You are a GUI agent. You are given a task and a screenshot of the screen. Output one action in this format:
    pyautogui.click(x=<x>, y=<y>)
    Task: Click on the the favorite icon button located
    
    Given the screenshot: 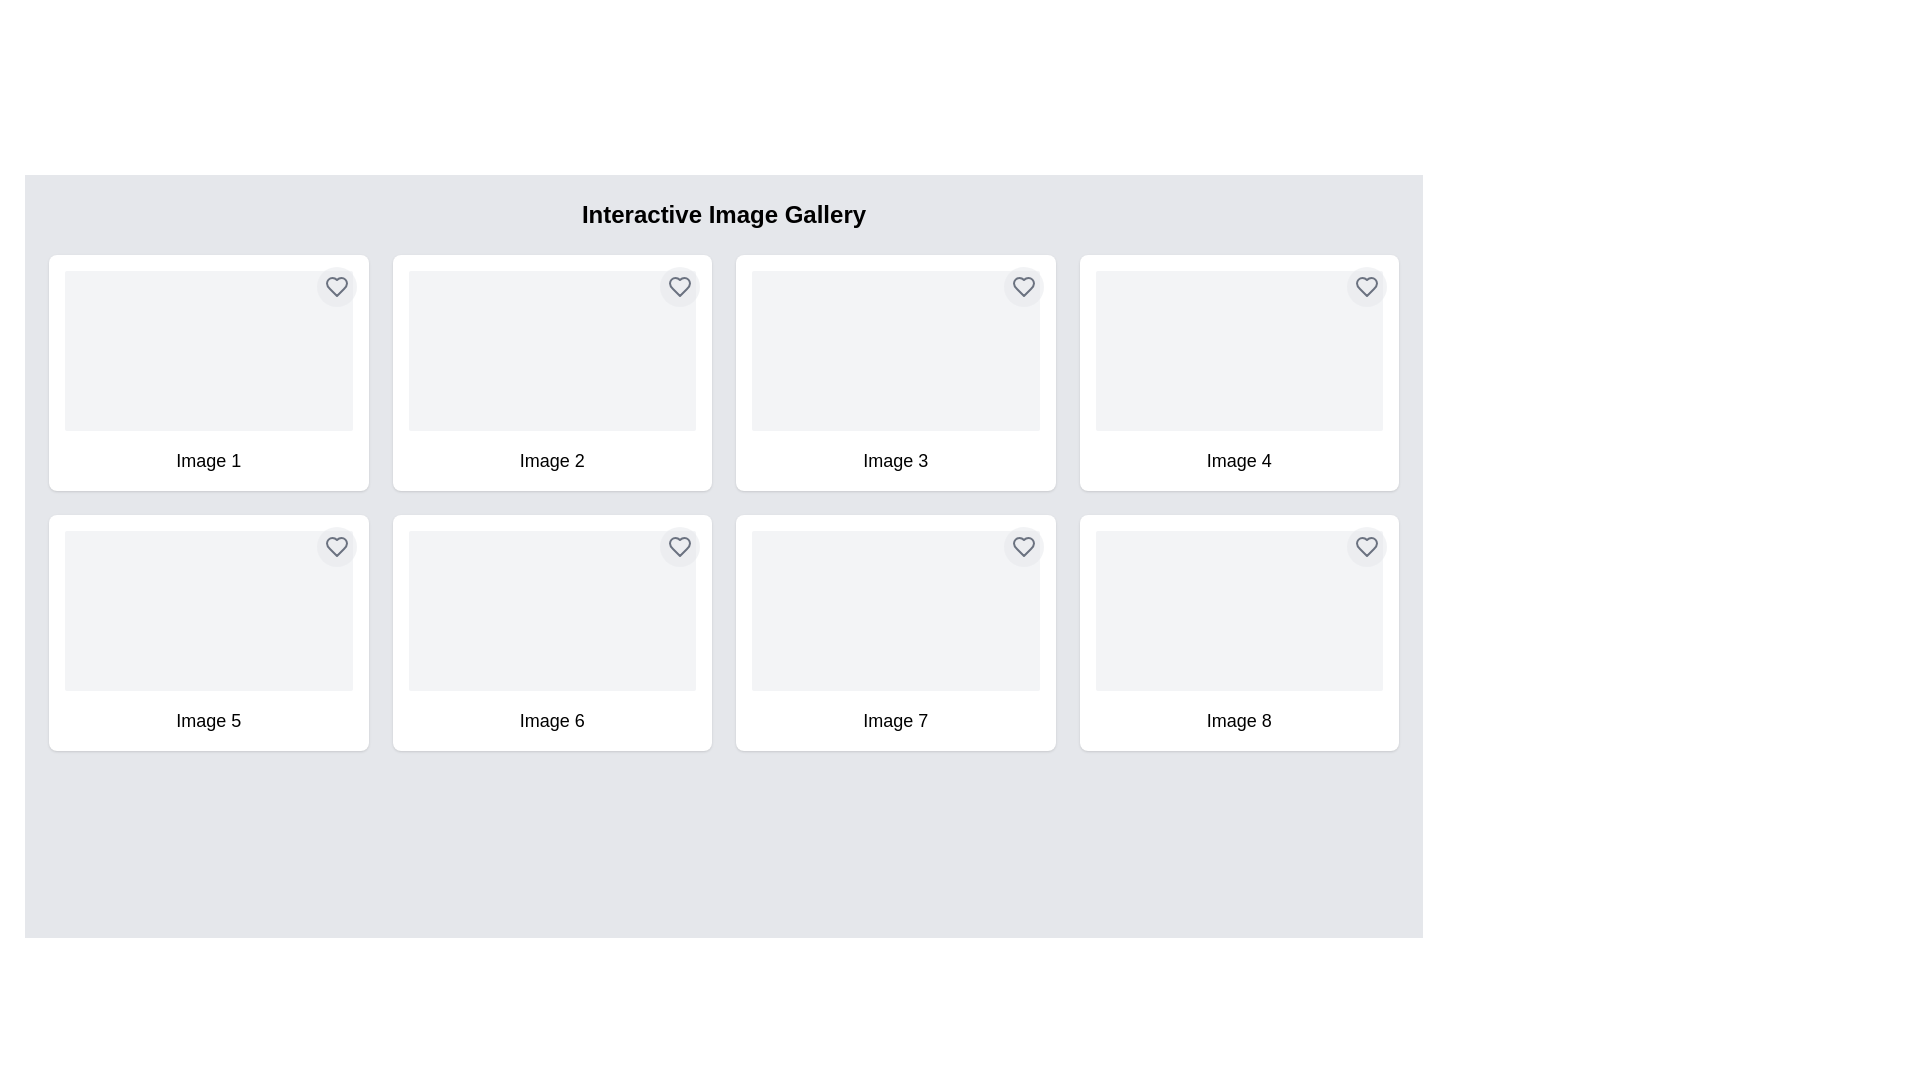 What is the action you would take?
    pyautogui.click(x=1023, y=286)
    